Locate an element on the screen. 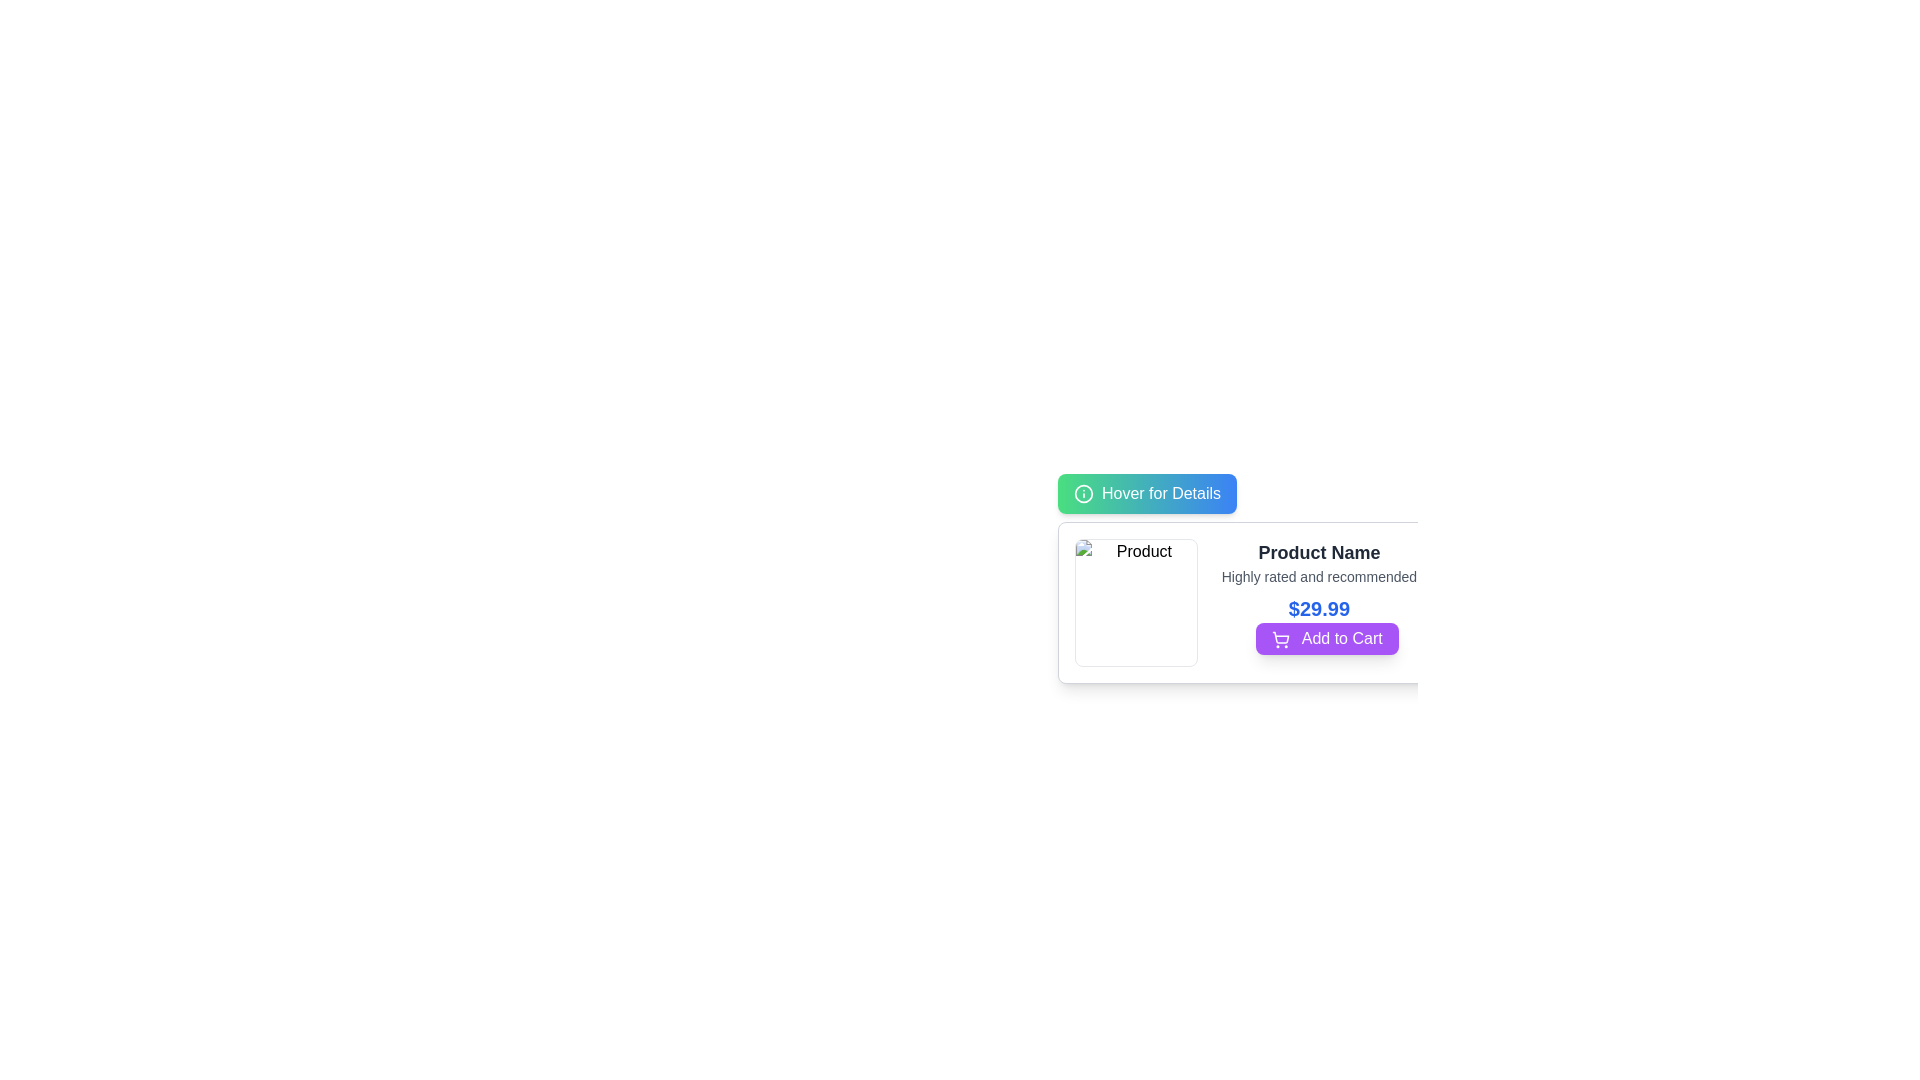  the Text Display element showing the price '$29.99' in bold, blue, extra-large font, located in the product details section above the 'Add to Cart' button is located at coordinates (1319, 608).